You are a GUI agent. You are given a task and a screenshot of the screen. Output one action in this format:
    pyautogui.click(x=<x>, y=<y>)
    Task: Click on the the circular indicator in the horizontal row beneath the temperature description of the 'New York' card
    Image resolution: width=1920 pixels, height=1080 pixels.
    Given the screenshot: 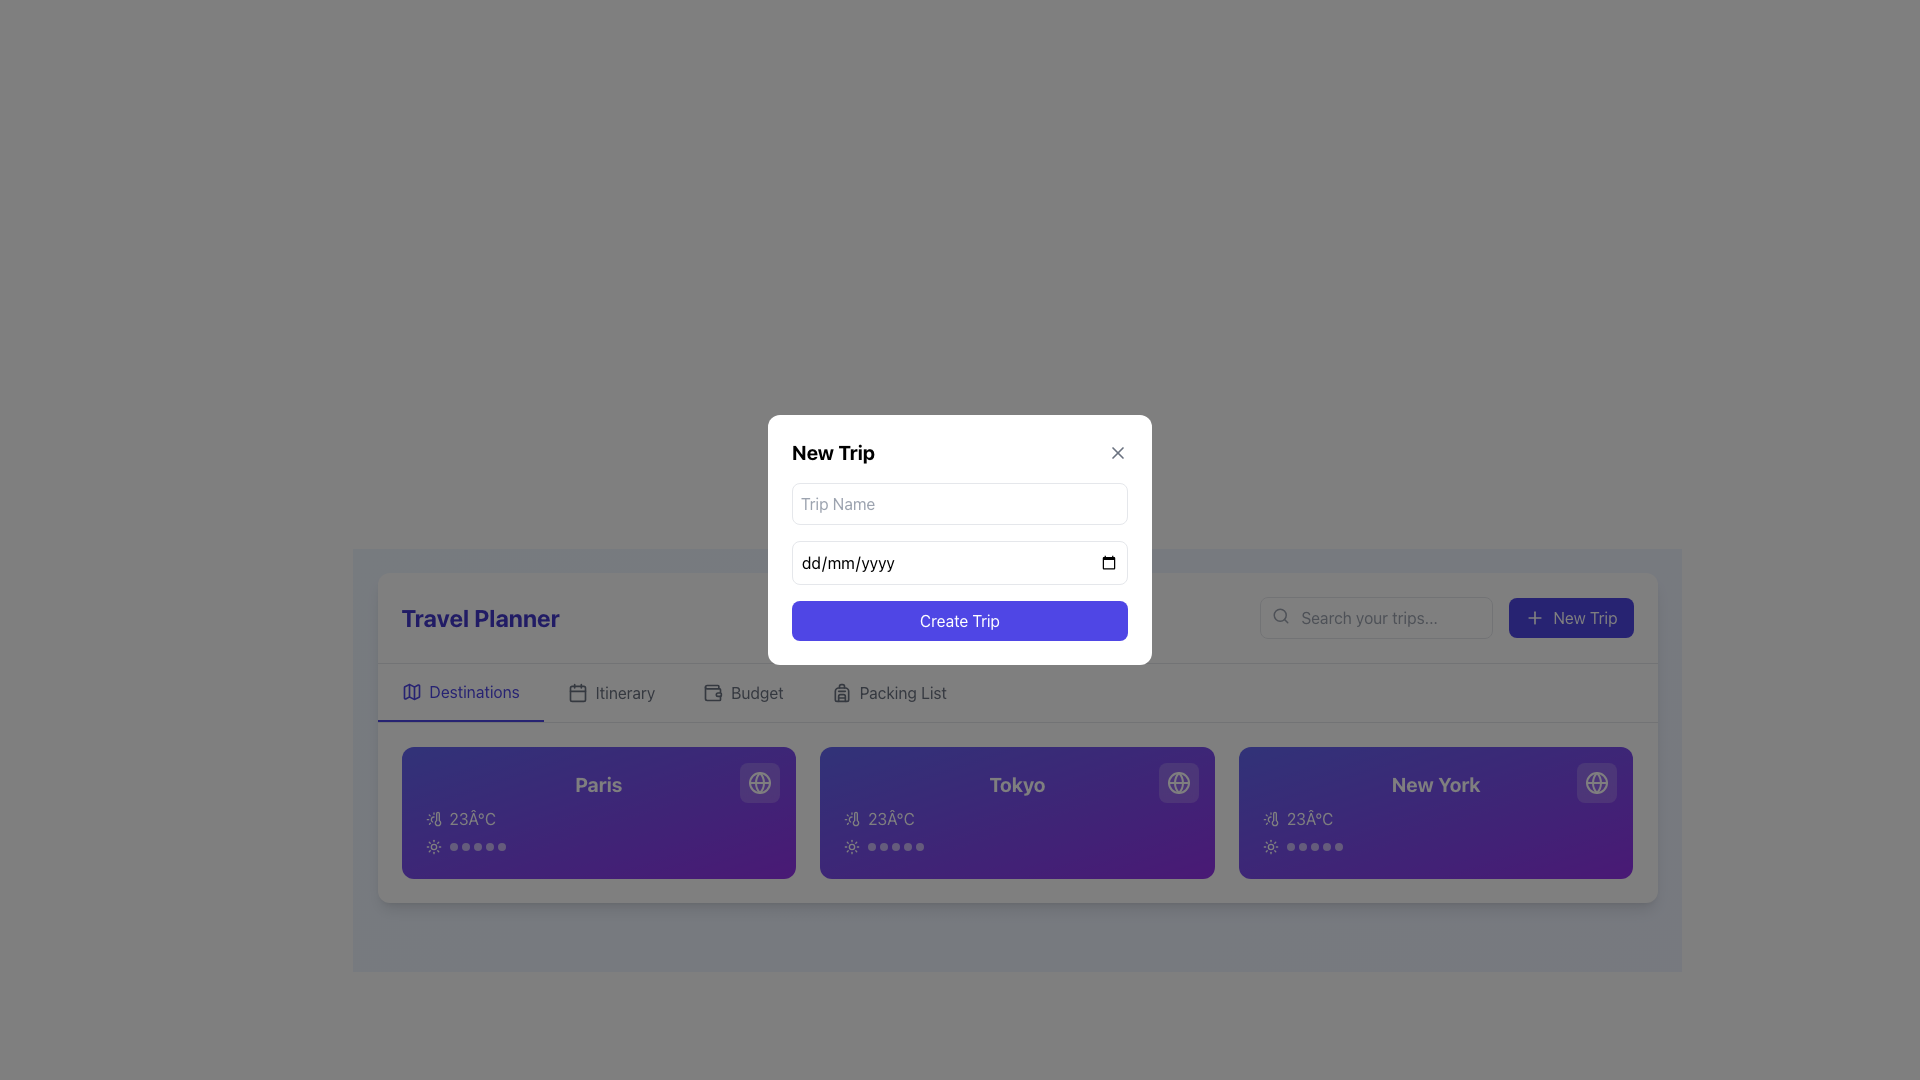 What is the action you would take?
    pyautogui.click(x=1314, y=847)
    